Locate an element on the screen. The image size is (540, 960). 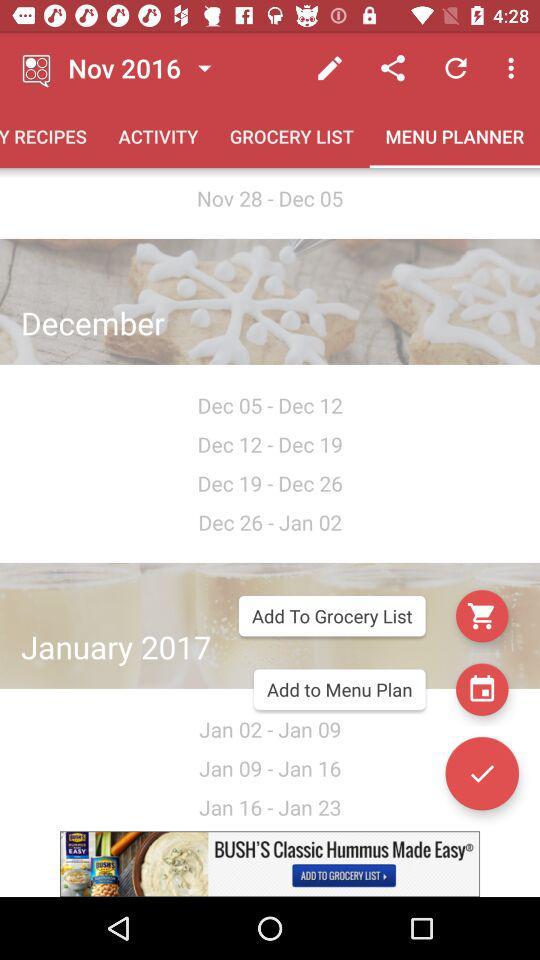
calendar is located at coordinates (481, 689).